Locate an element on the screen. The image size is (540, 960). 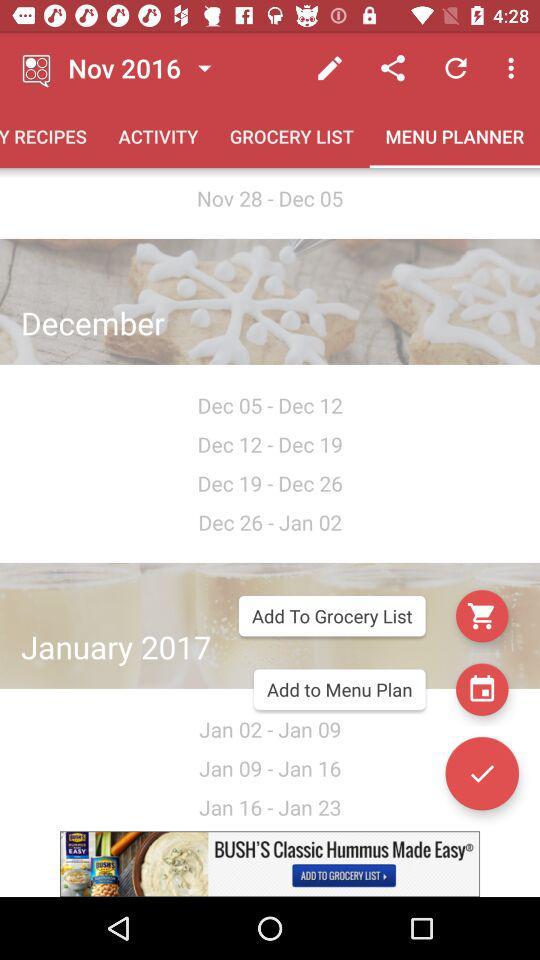
calendar is located at coordinates (481, 689).